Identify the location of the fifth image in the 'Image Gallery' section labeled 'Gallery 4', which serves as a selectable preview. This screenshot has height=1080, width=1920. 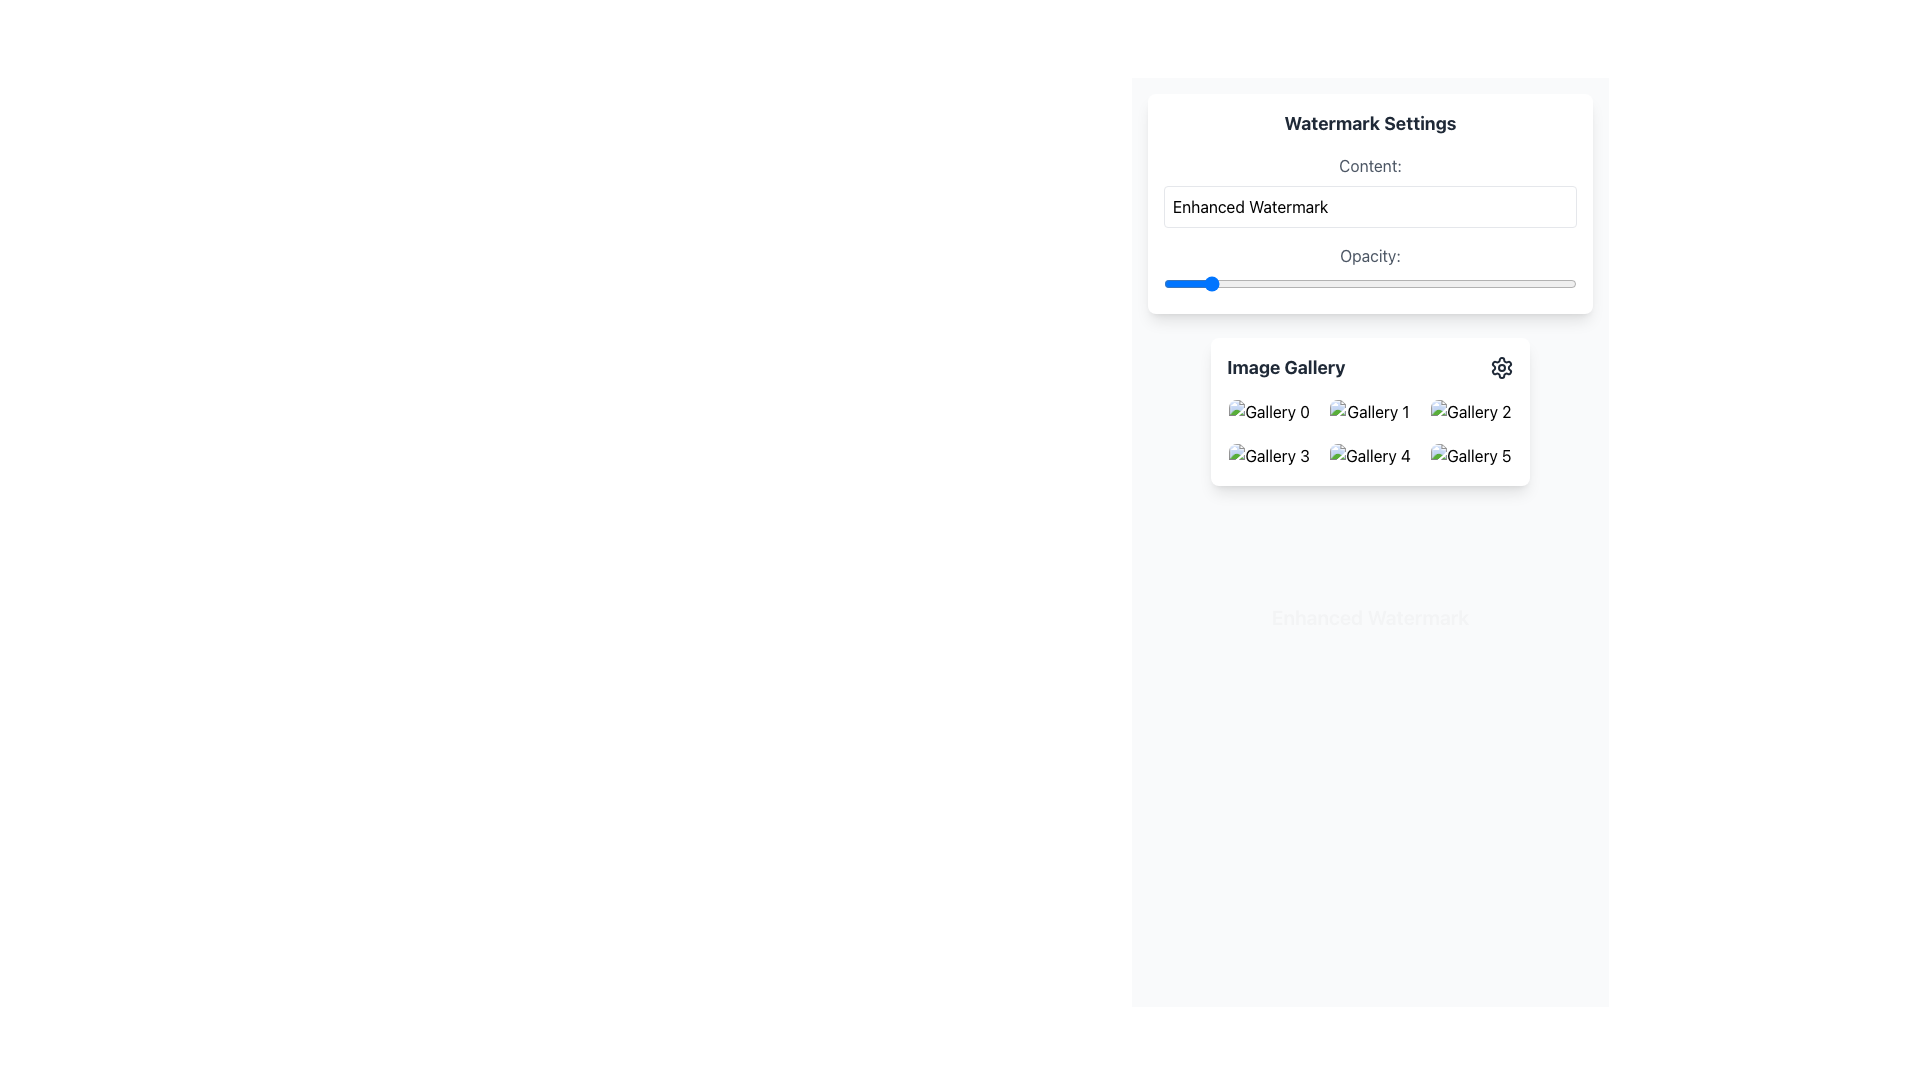
(1369, 455).